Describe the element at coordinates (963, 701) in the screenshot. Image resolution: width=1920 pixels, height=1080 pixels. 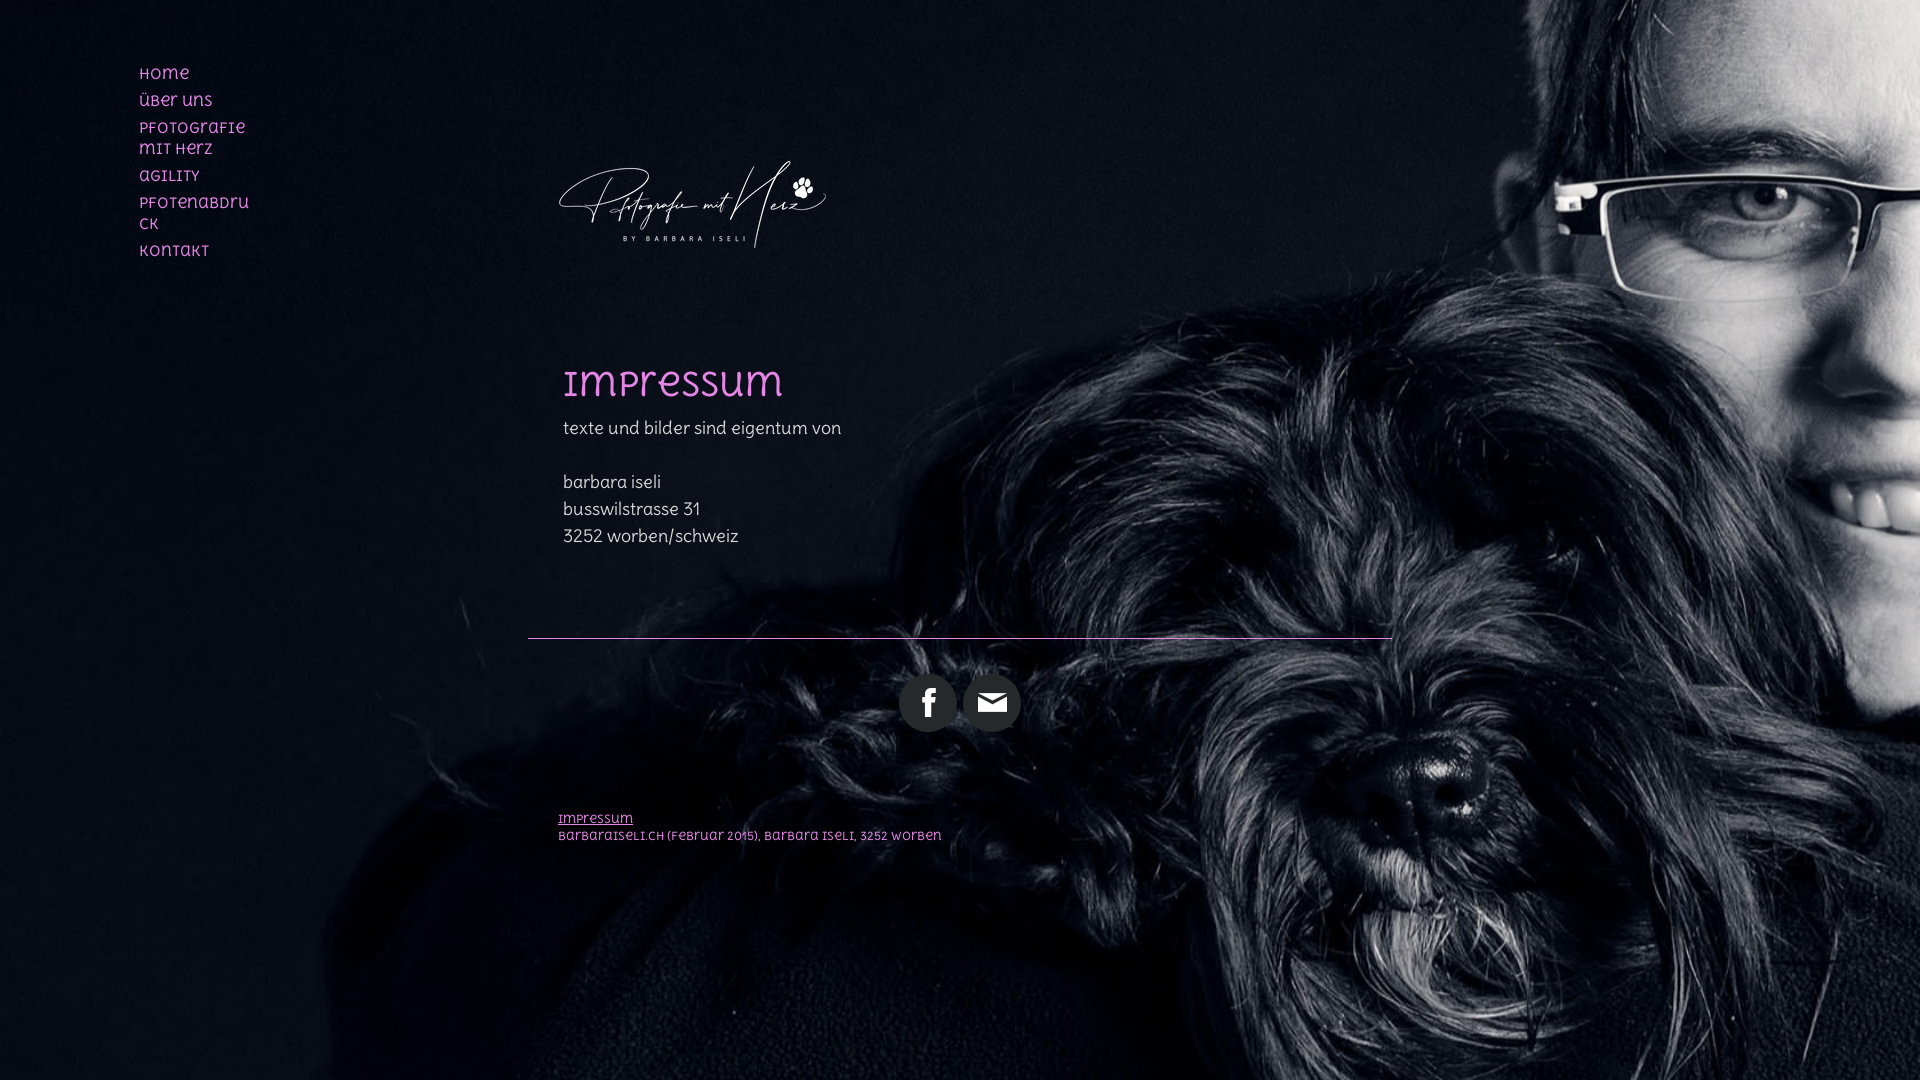
I see `'E-Mail'` at that location.